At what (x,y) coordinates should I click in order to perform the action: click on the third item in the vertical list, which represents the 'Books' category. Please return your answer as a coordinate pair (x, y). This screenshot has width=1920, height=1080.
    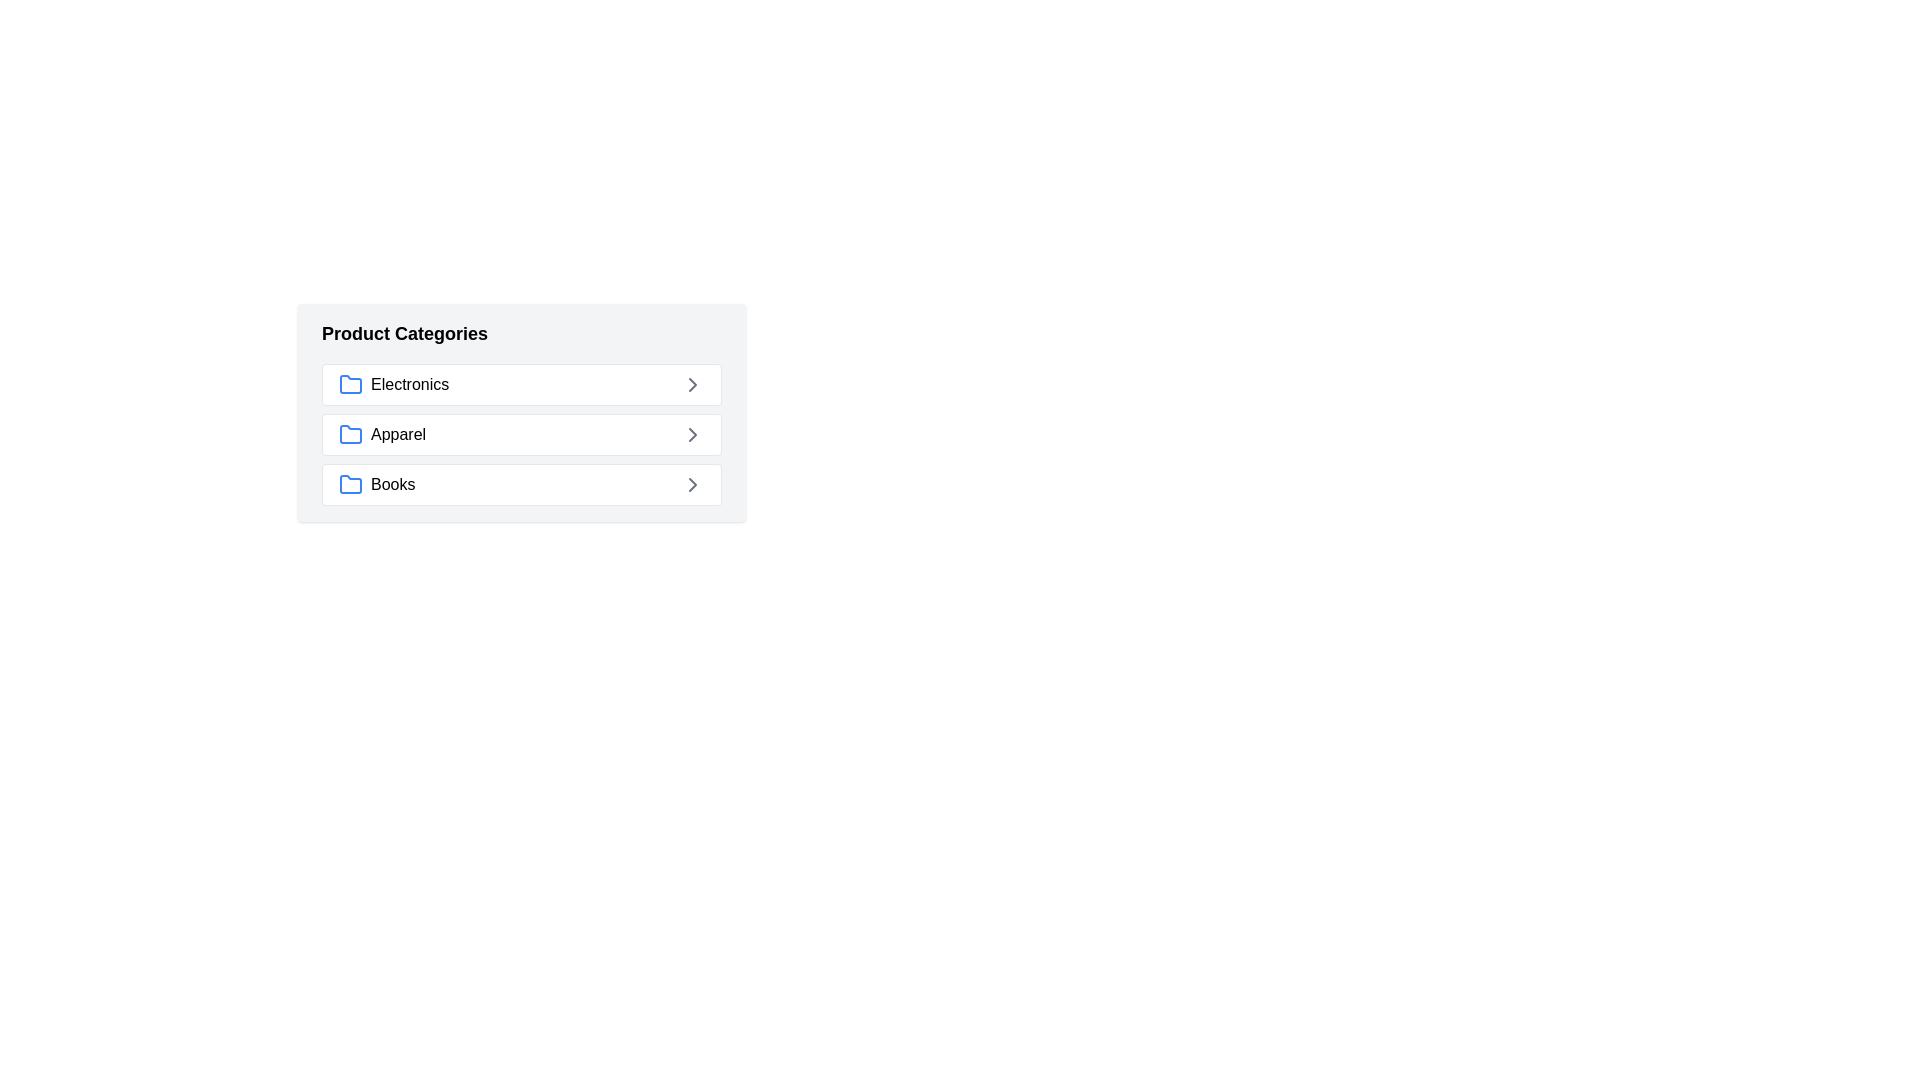
    Looking at the image, I should click on (522, 485).